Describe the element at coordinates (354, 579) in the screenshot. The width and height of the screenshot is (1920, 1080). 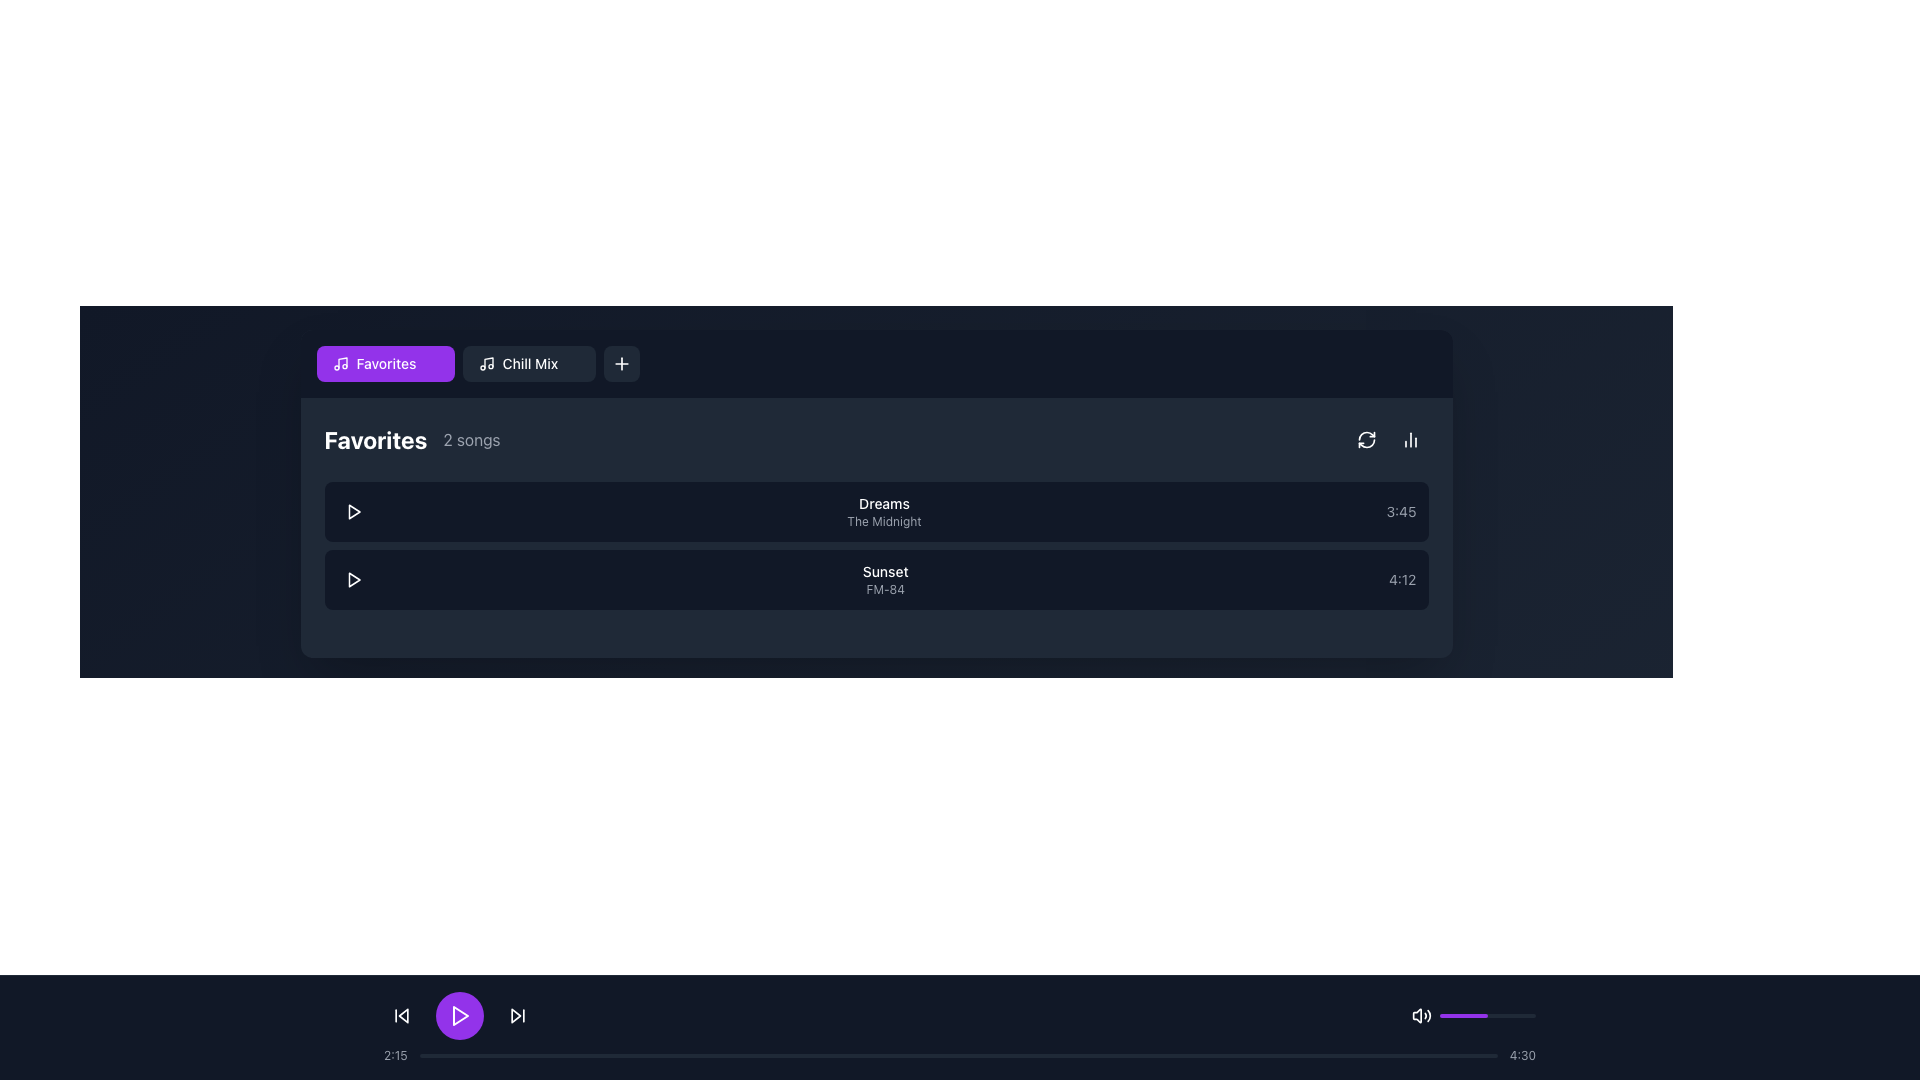
I see `the play icon represented by a minimalist outline triangle located on the left side of the second track row in the 'Favorites' section of the music playlist interface` at that location.